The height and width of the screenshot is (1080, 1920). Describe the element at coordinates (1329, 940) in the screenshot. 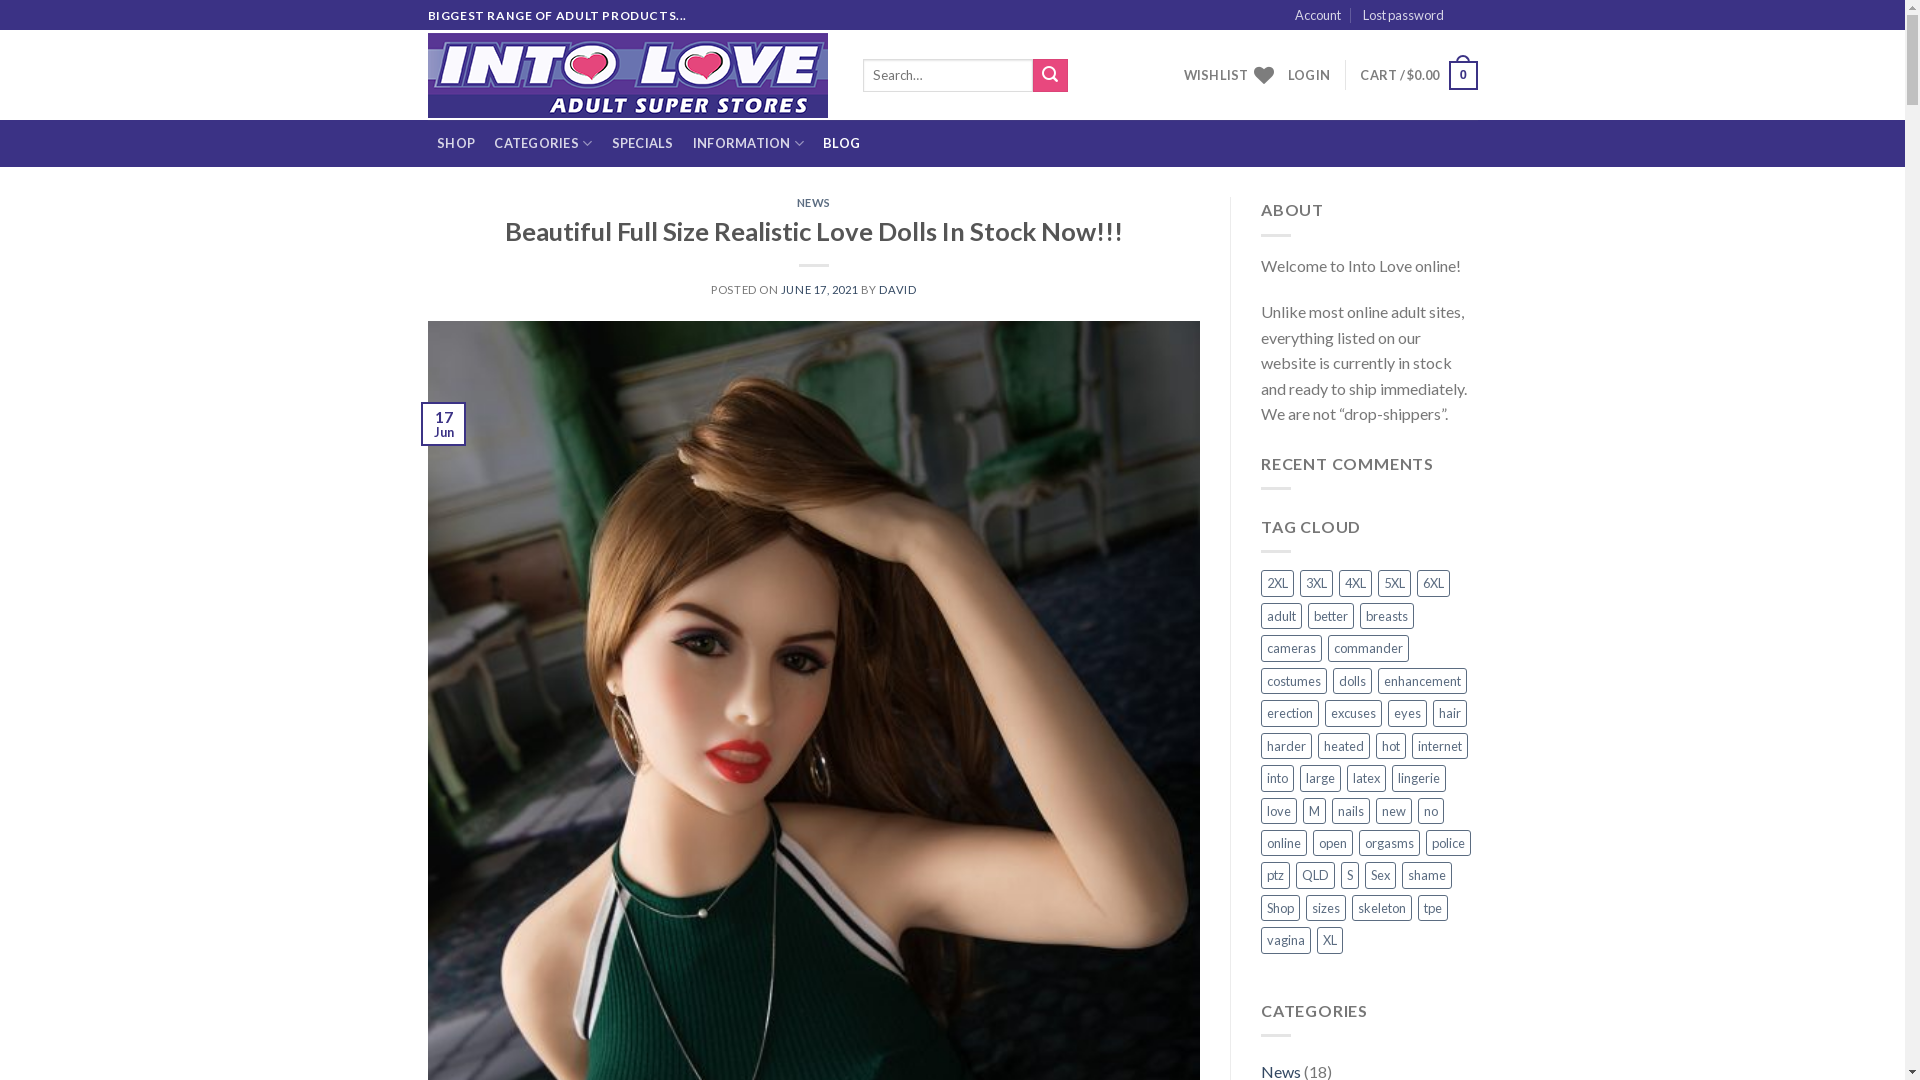

I see `'XL'` at that location.